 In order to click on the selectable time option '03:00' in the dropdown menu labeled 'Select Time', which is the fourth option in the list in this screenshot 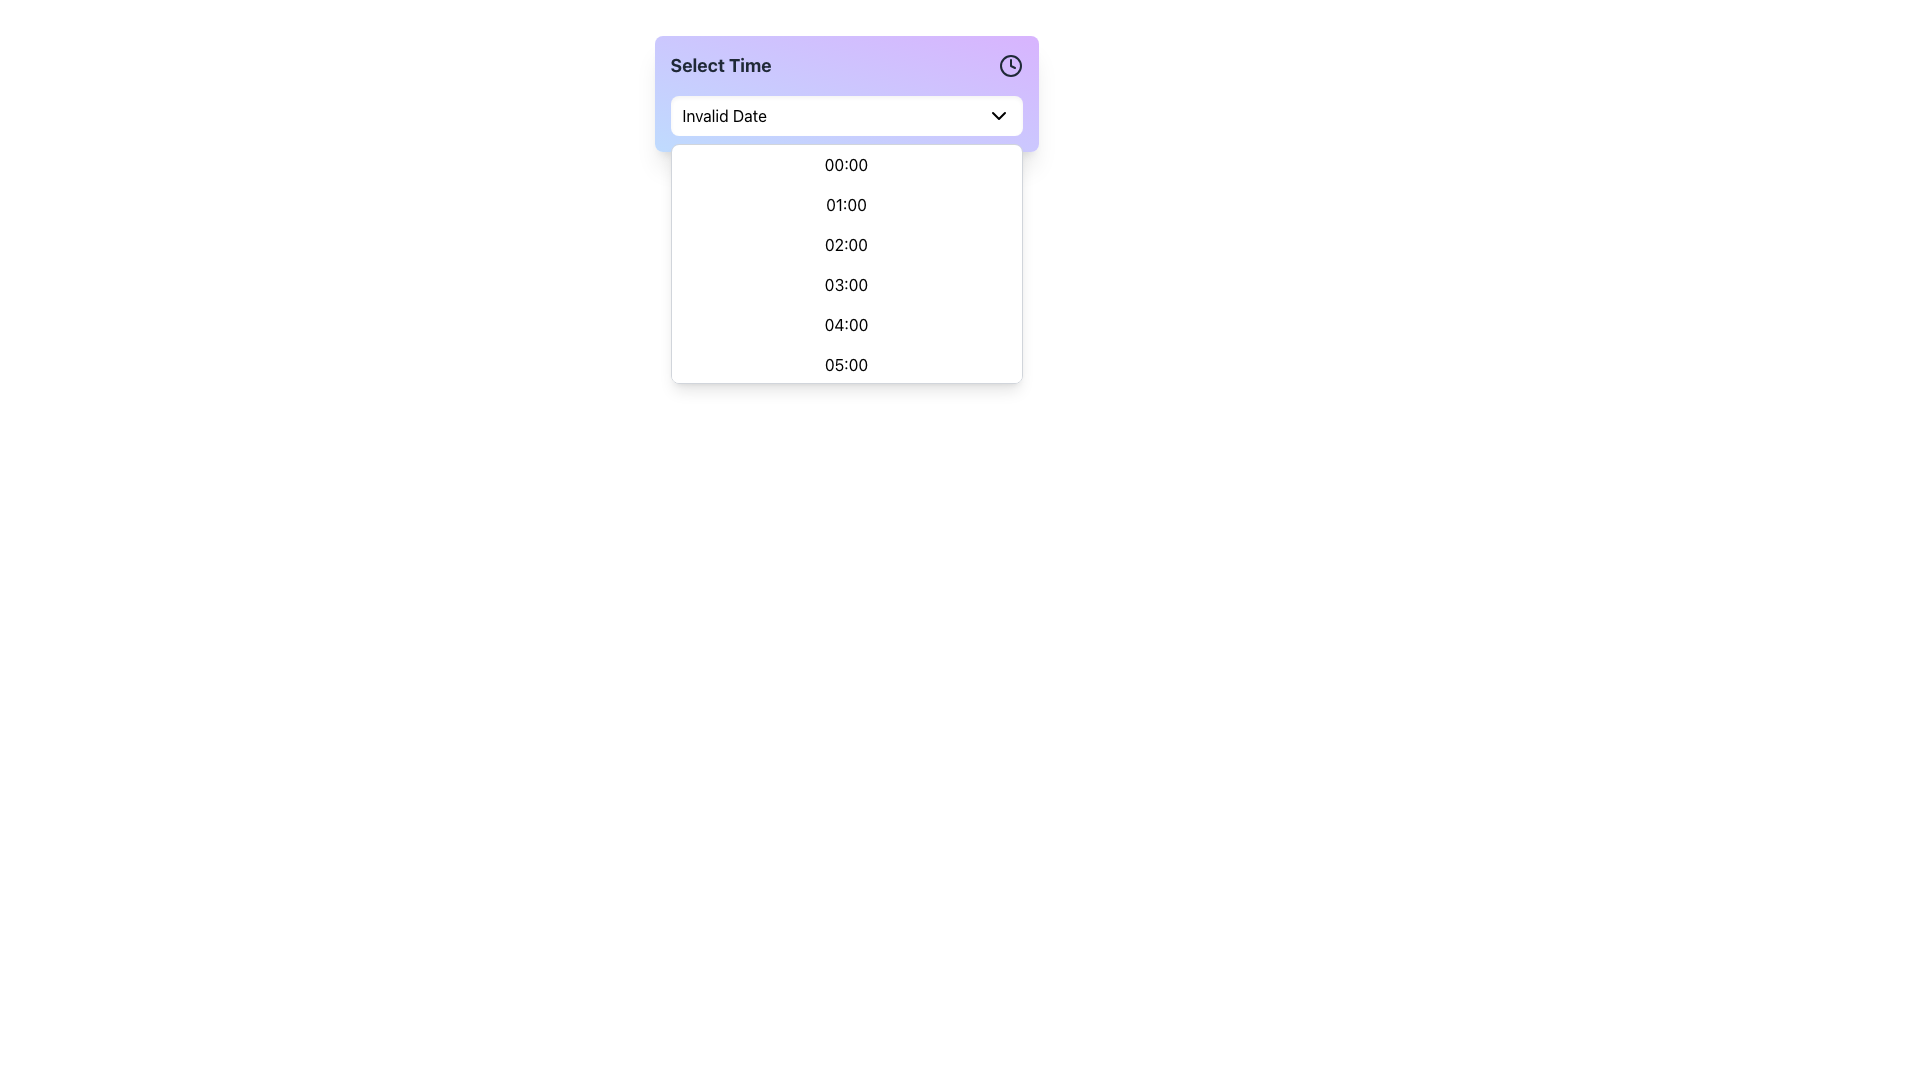, I will do `click(846, 285)`.